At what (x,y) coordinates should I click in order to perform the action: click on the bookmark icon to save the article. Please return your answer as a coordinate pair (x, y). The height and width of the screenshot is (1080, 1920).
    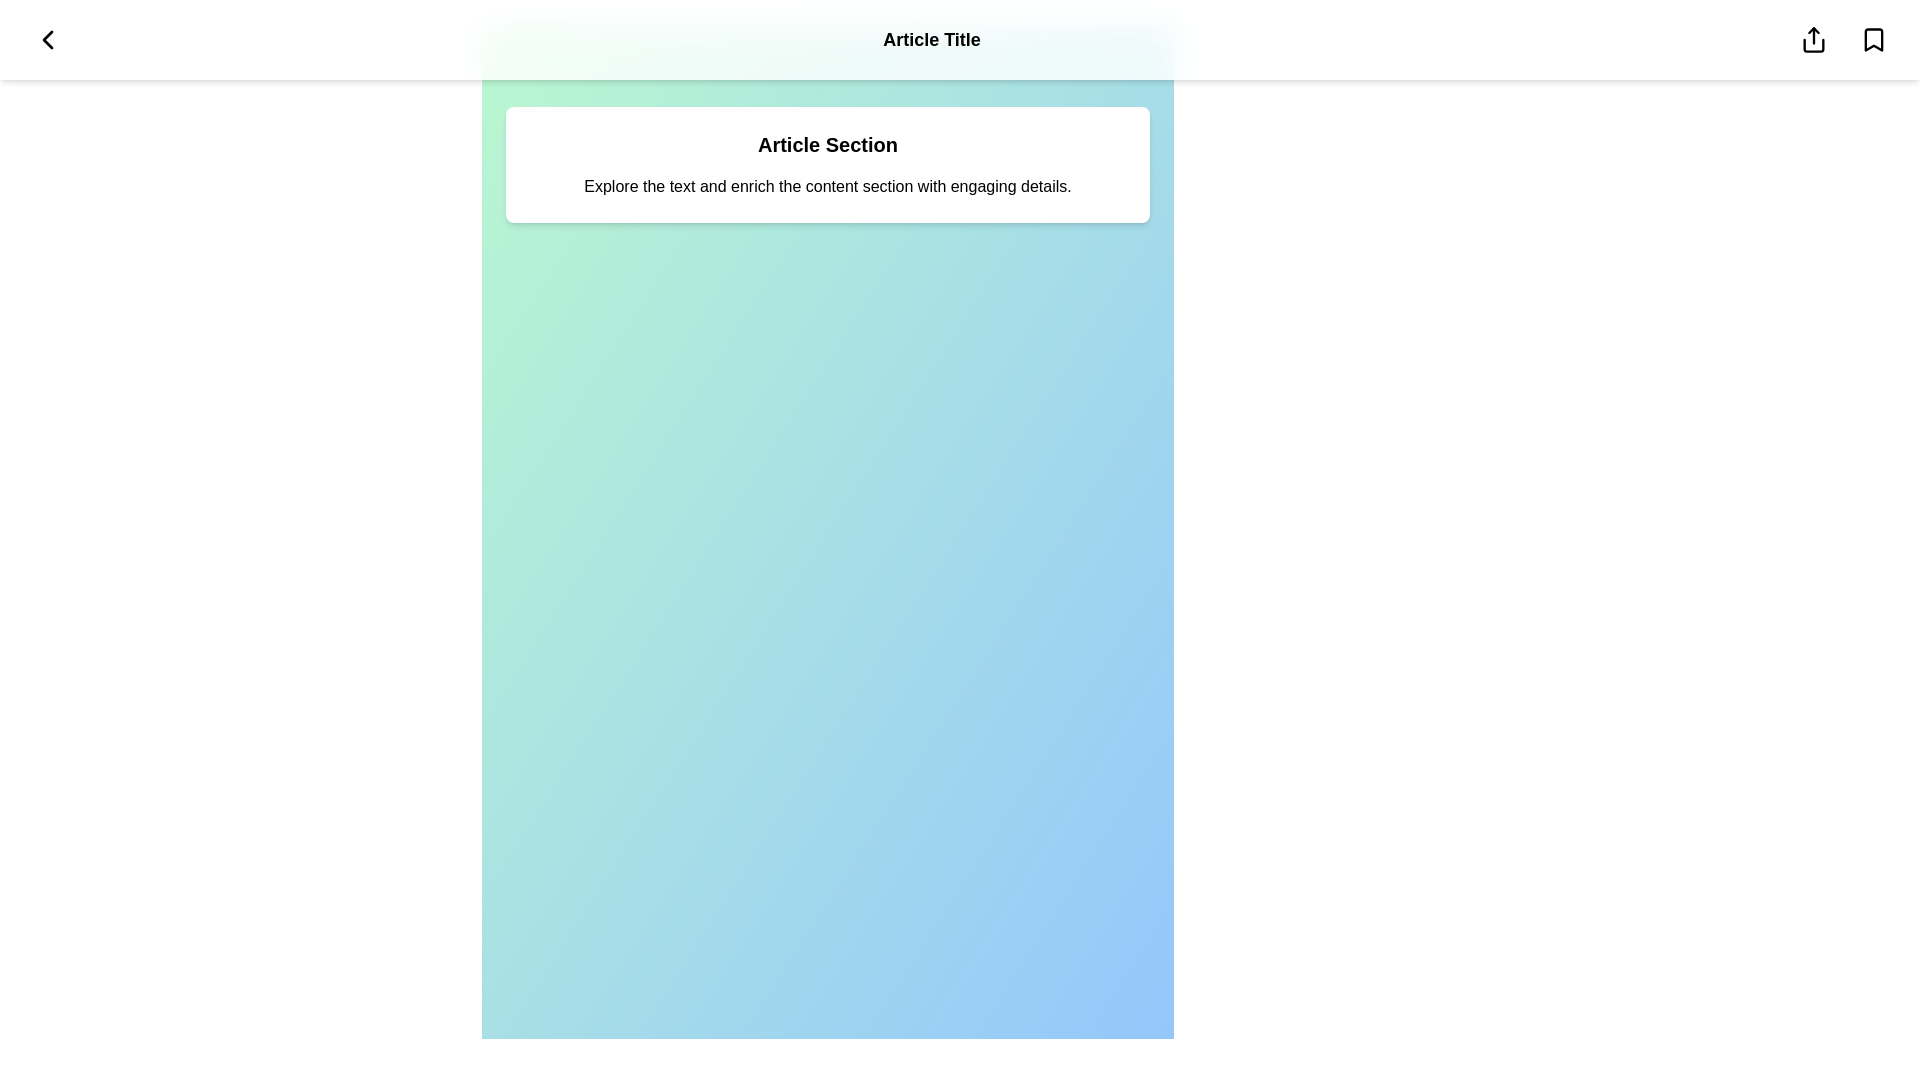
    Looking at the image, I should click on (1872, 39).